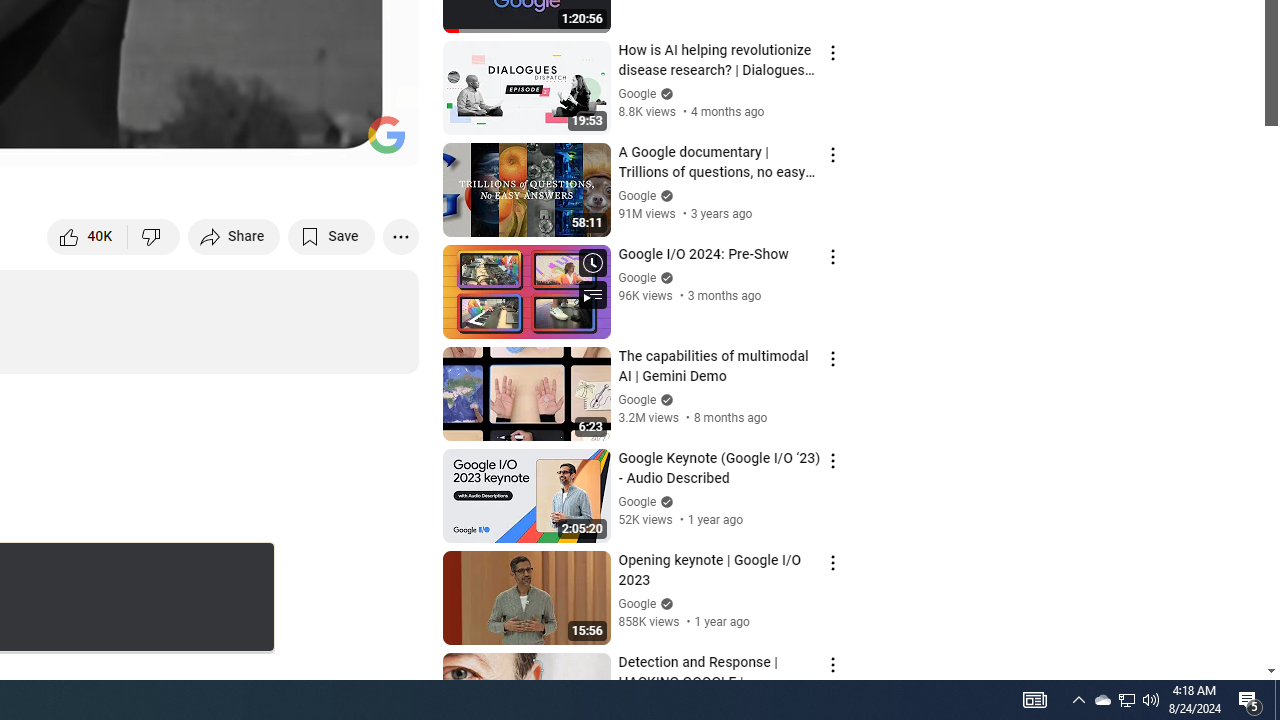 This screenshot has height=720, width=1280. What do you see at coordinates (153, 235) in the screenshot?
I see `'Dislike this video'` at bounding box center [153, 235].